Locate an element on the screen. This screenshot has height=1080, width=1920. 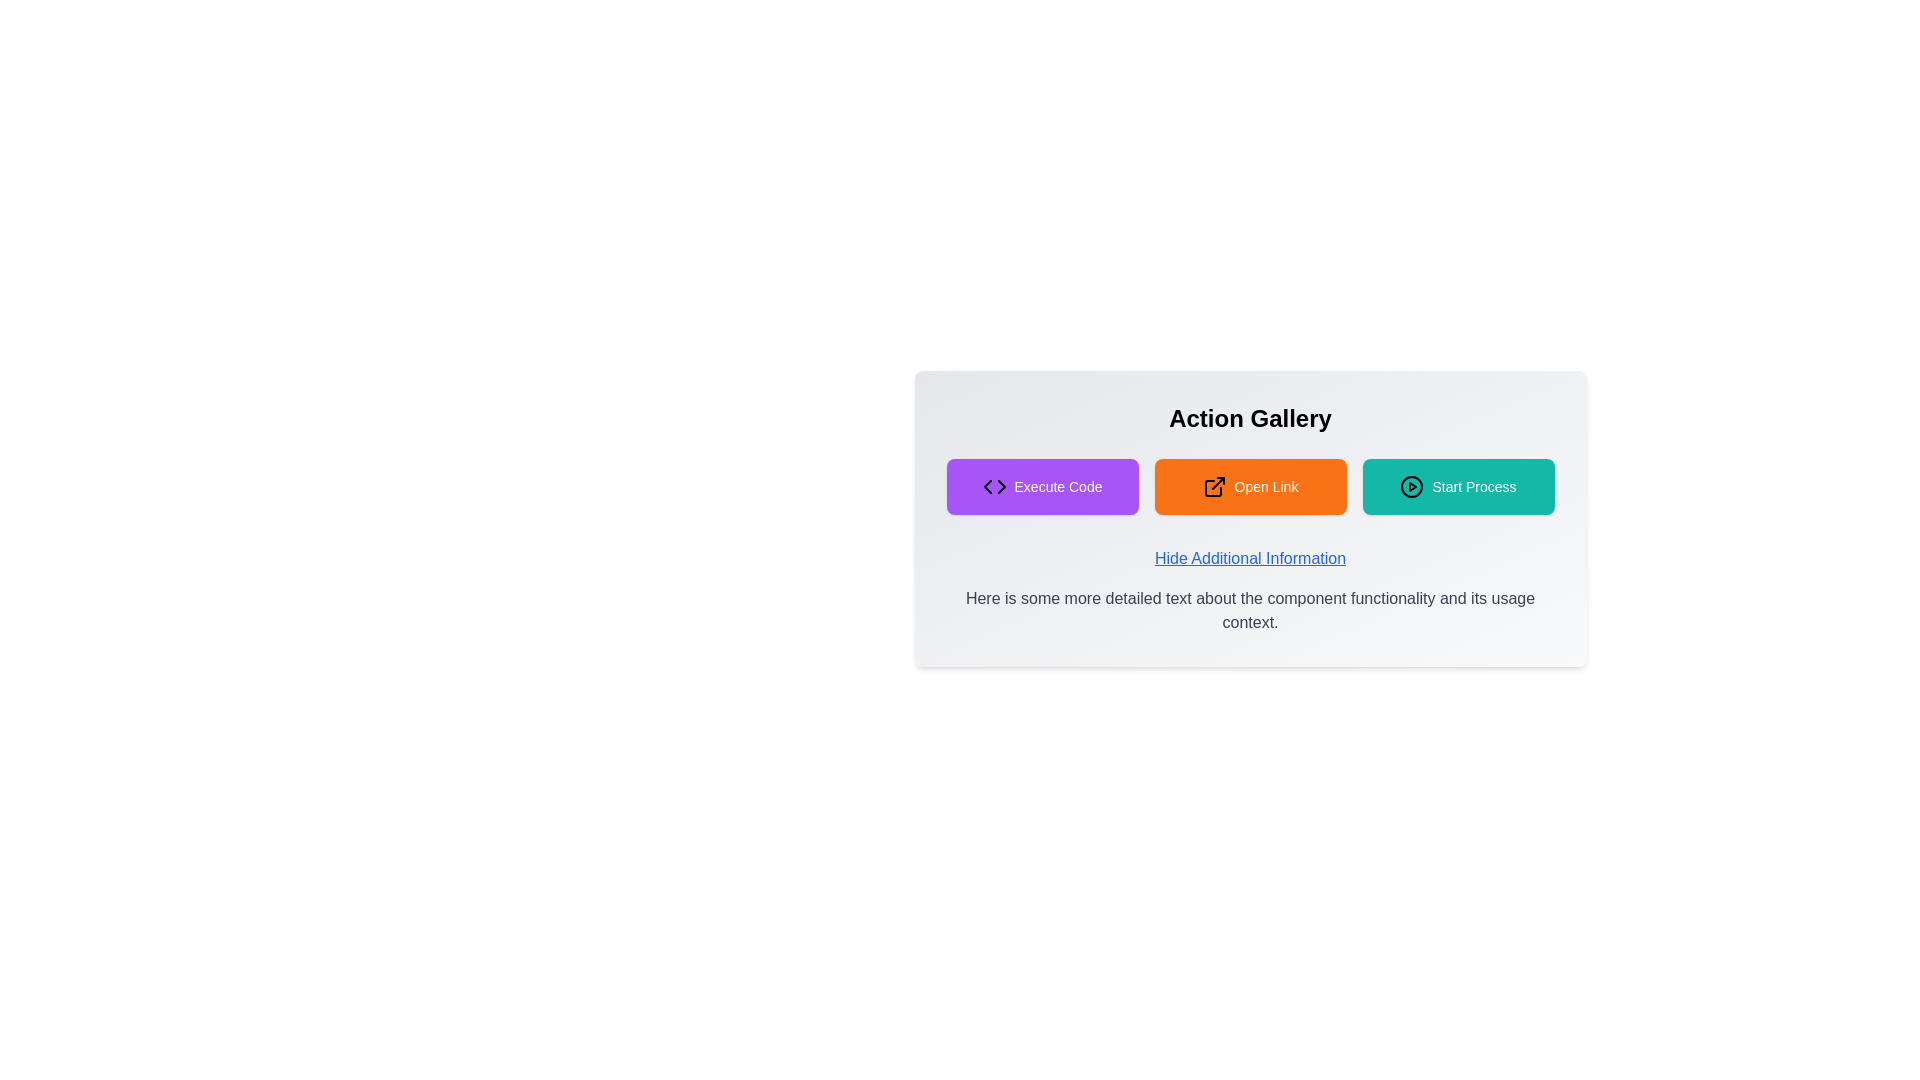
the button labeled 'Open Link' which contains the label text is located at coordinates (1265, 486).